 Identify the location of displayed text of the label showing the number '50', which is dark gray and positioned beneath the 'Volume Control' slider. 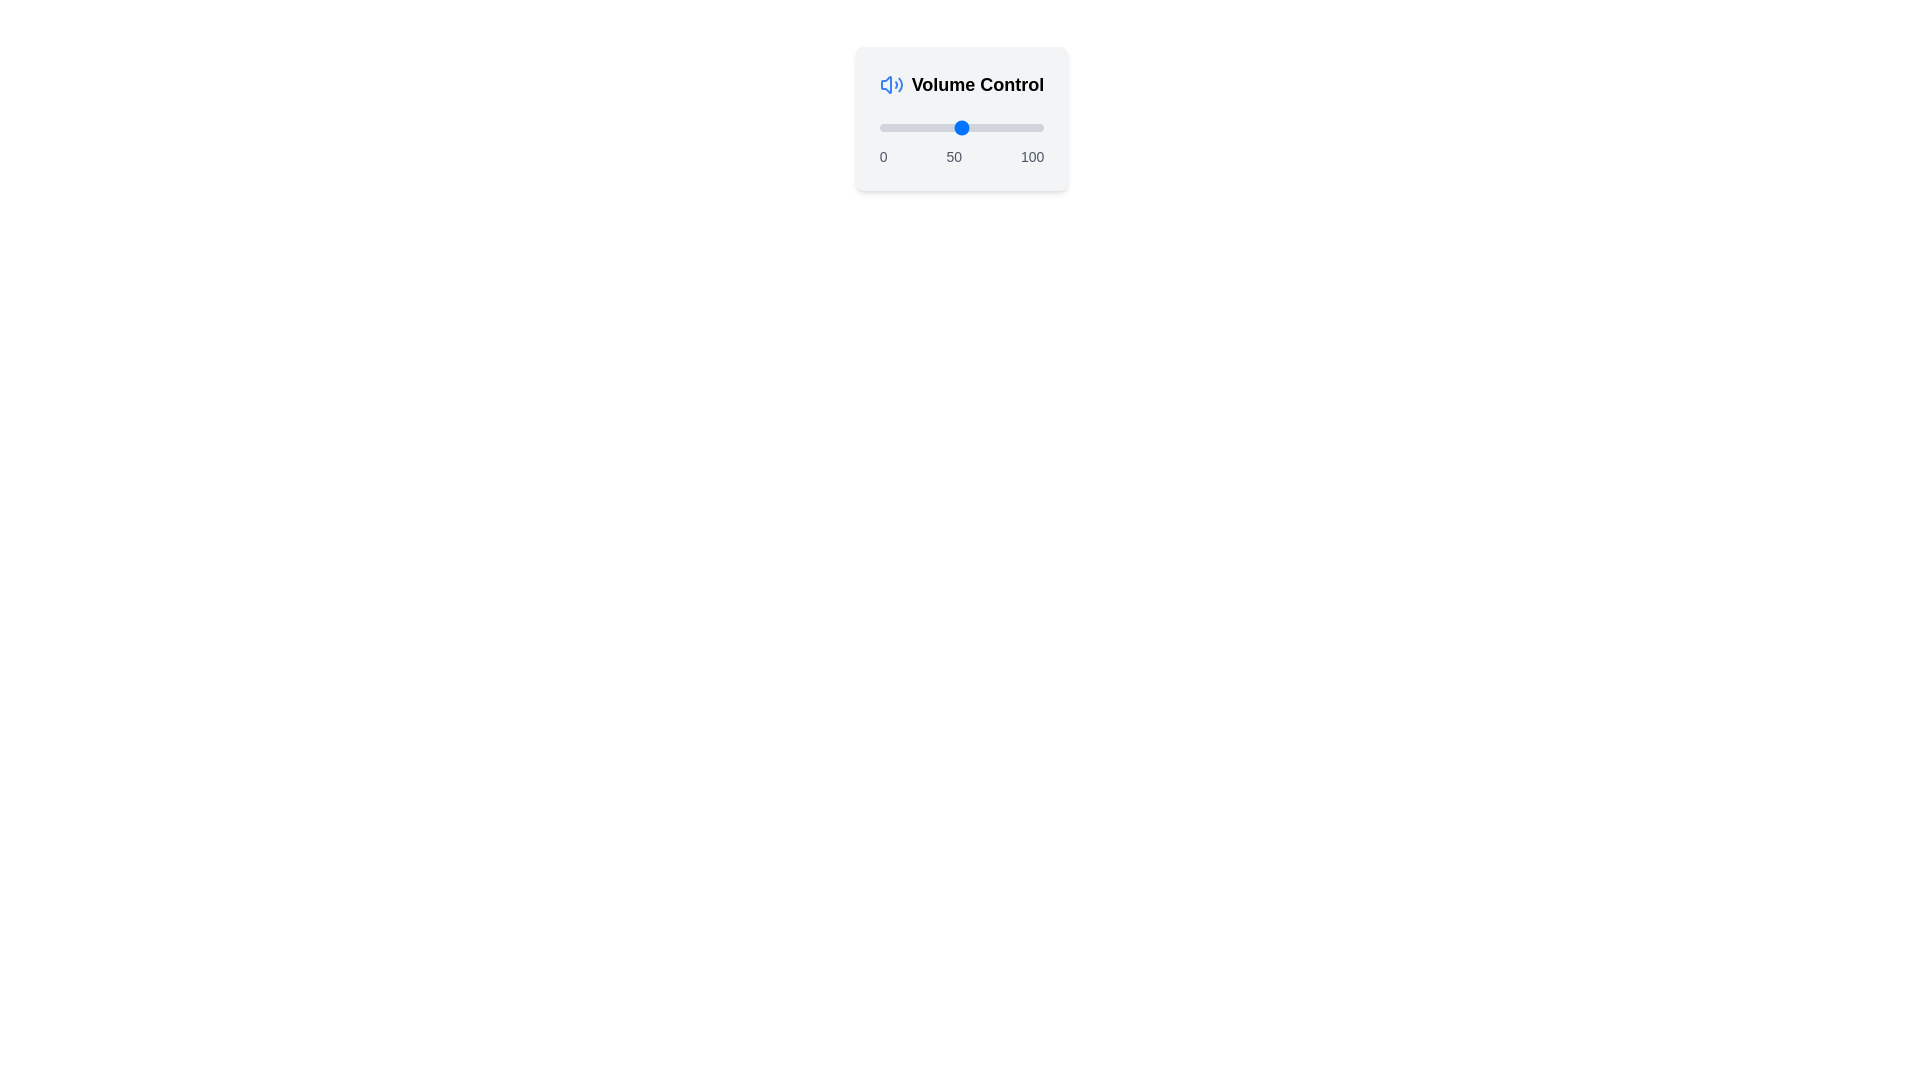
(953, 156).